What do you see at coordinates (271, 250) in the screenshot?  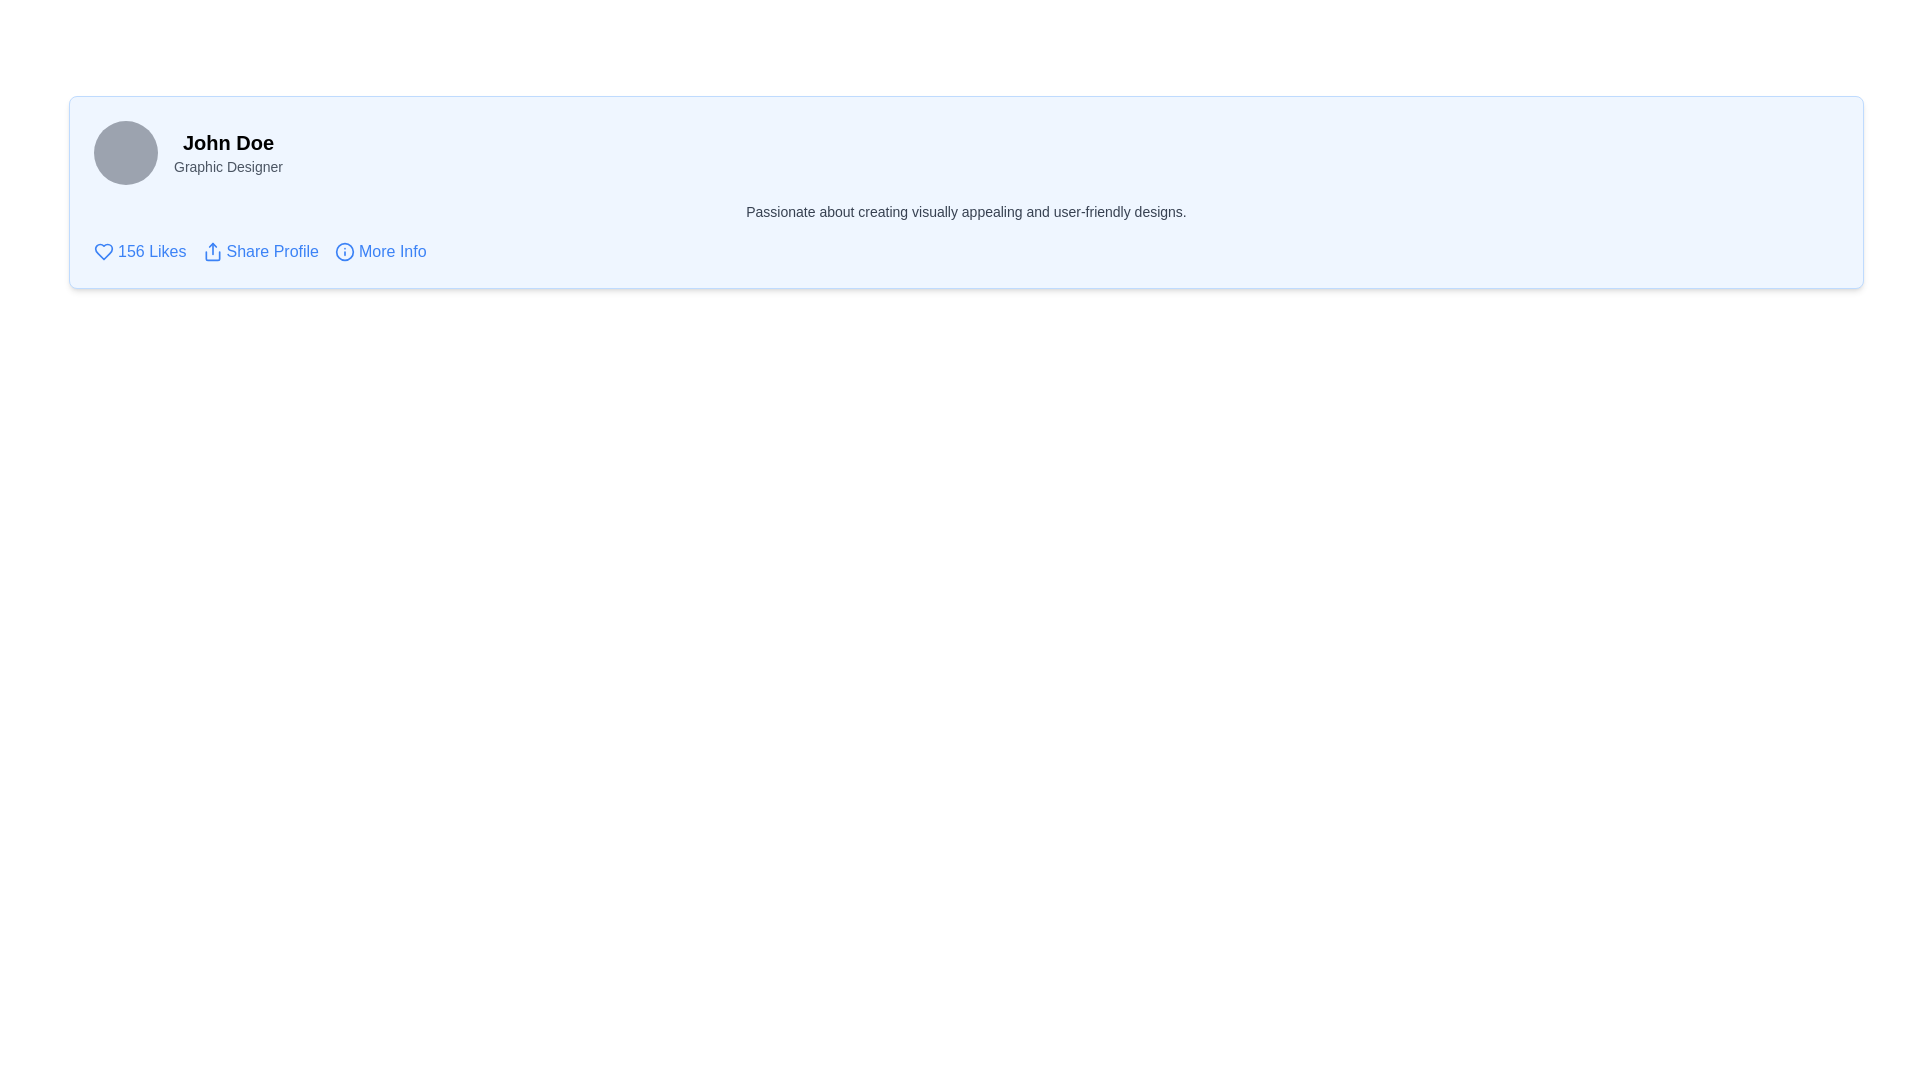 I see `the 'Share Profile' text label, styled in blue, located in the center of the card layout` at bounding box center [271, 250].